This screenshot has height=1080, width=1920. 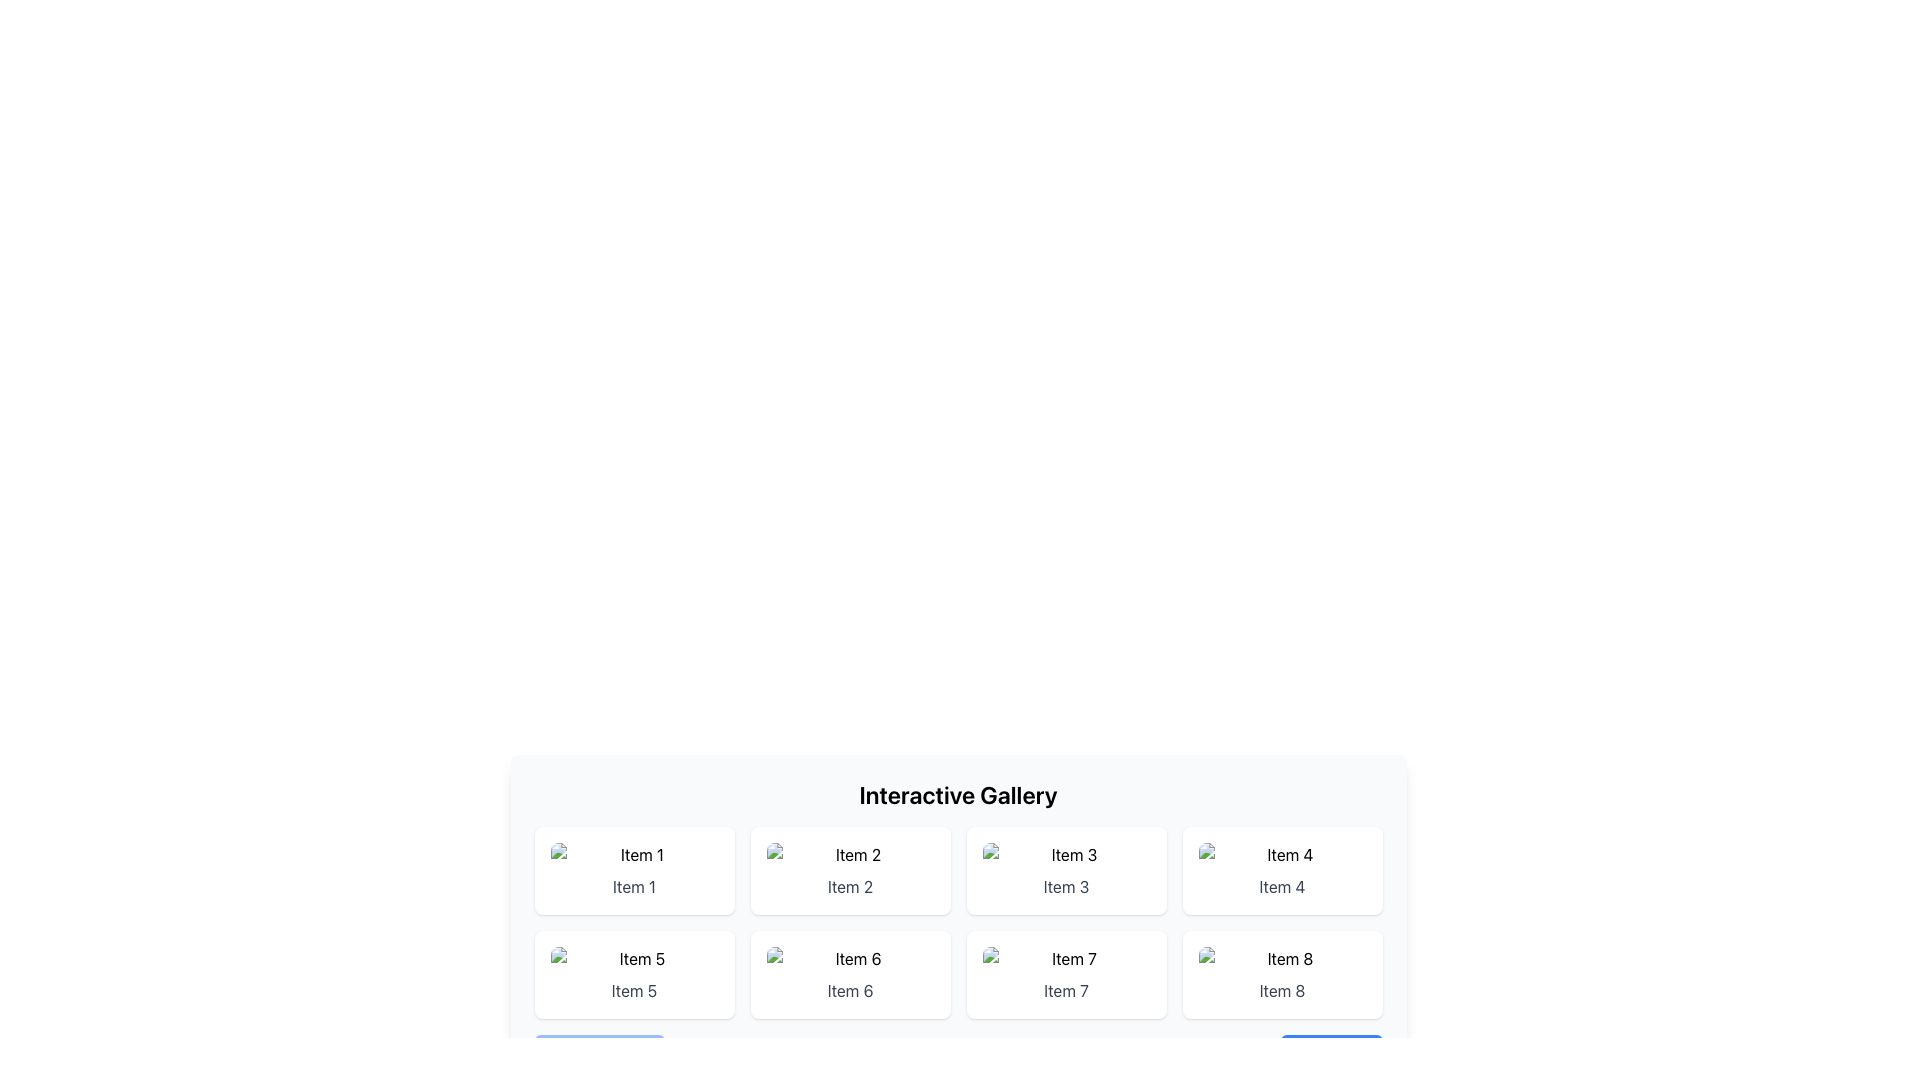 I want to click on the third card in the 'Interactive Gallery' section, representing 'Item 3', for interaction, so click(x=1065, y=870).